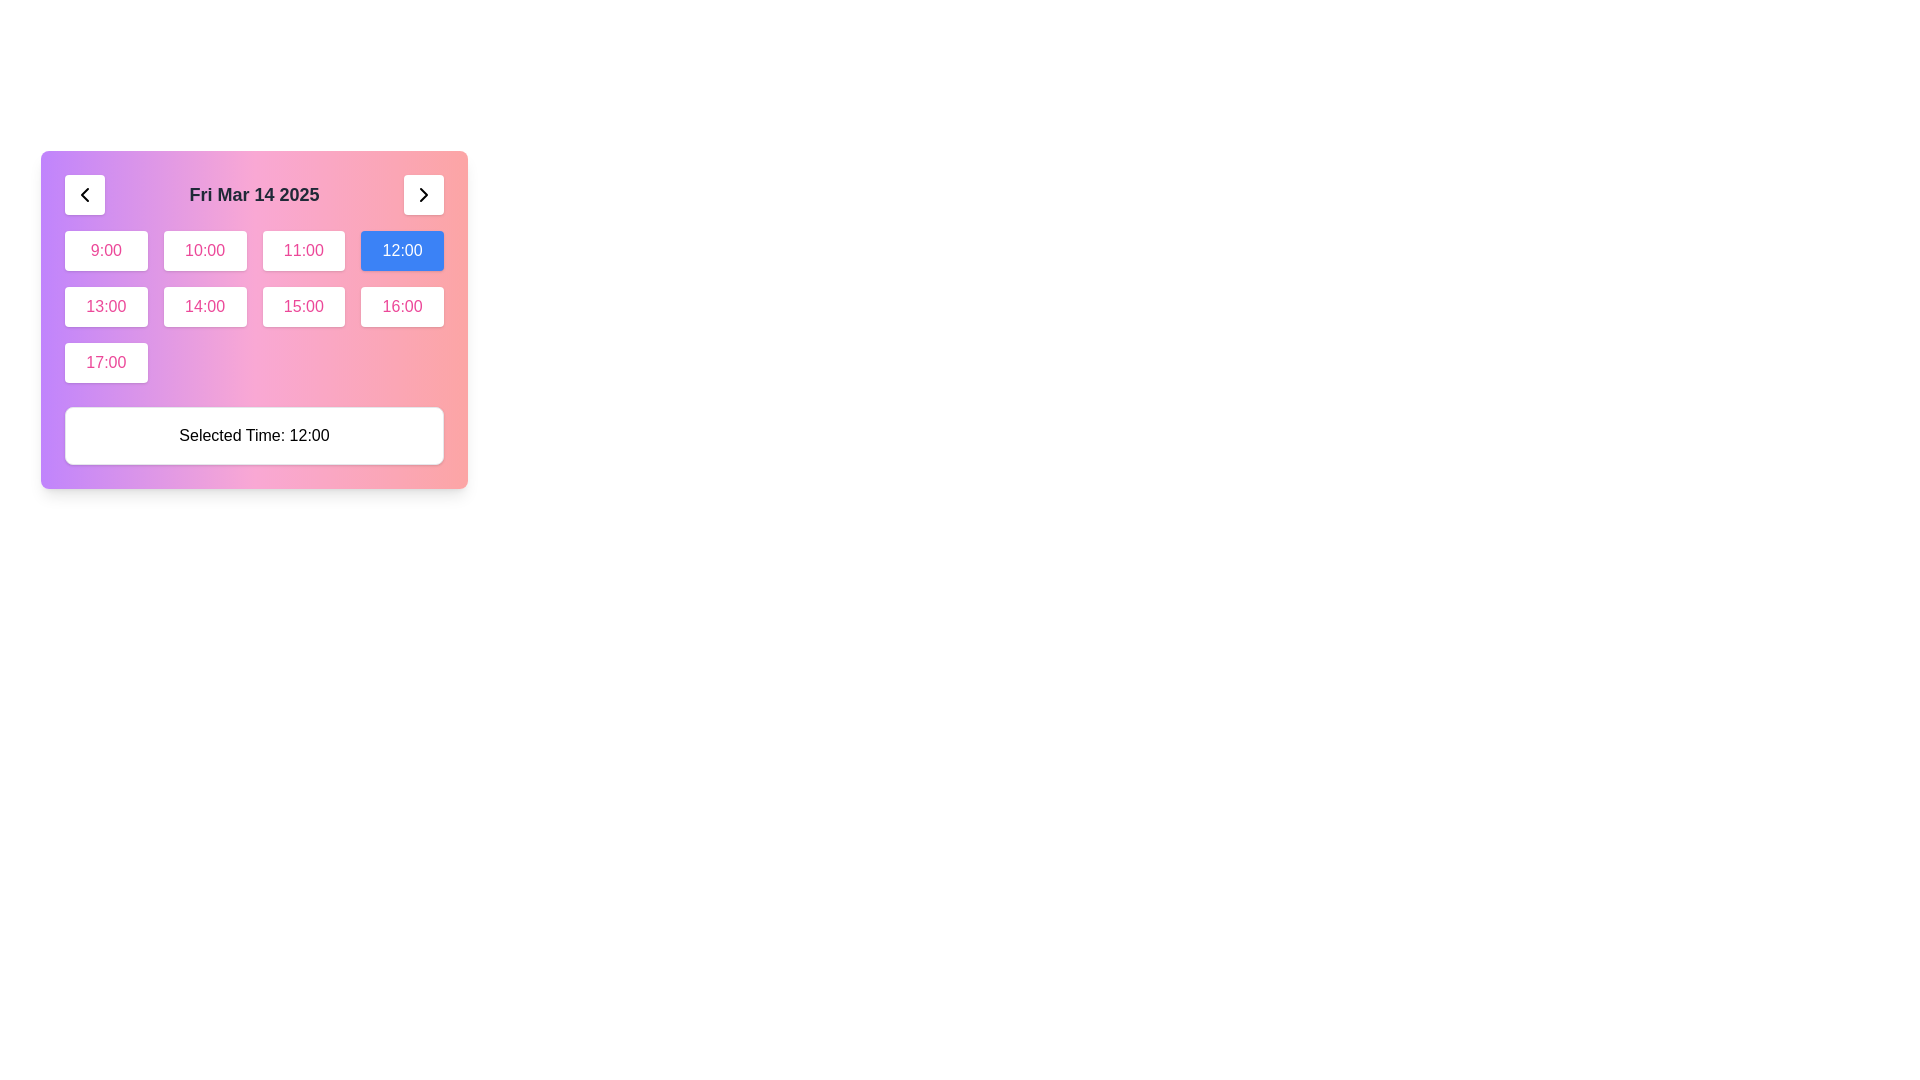 The image size is (1920, 1080). I want to click on the interactive time selection button for '14:00' located in the second row, second column under 'Fri Mar 14 2025', so click(205, 307).